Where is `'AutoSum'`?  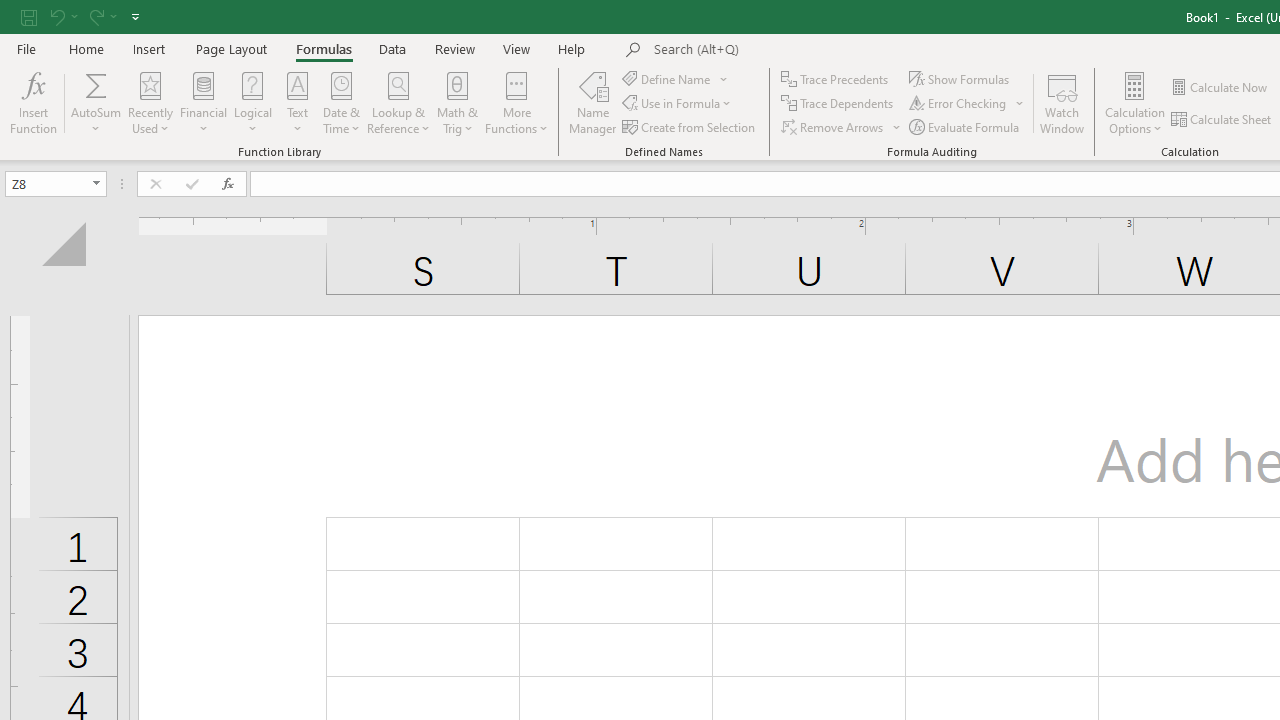
'AutoSum' is located at coordinates (95, 103).